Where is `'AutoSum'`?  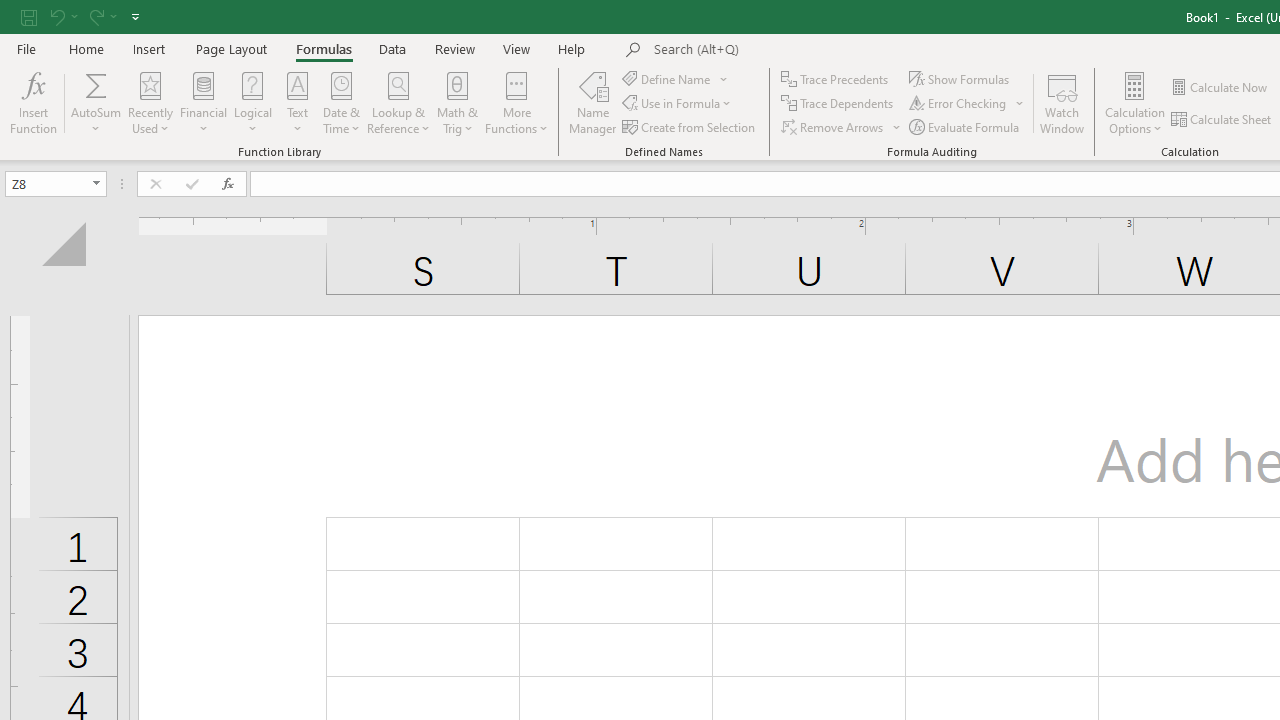
'AutoSum' is located at coordinates (95, 103).